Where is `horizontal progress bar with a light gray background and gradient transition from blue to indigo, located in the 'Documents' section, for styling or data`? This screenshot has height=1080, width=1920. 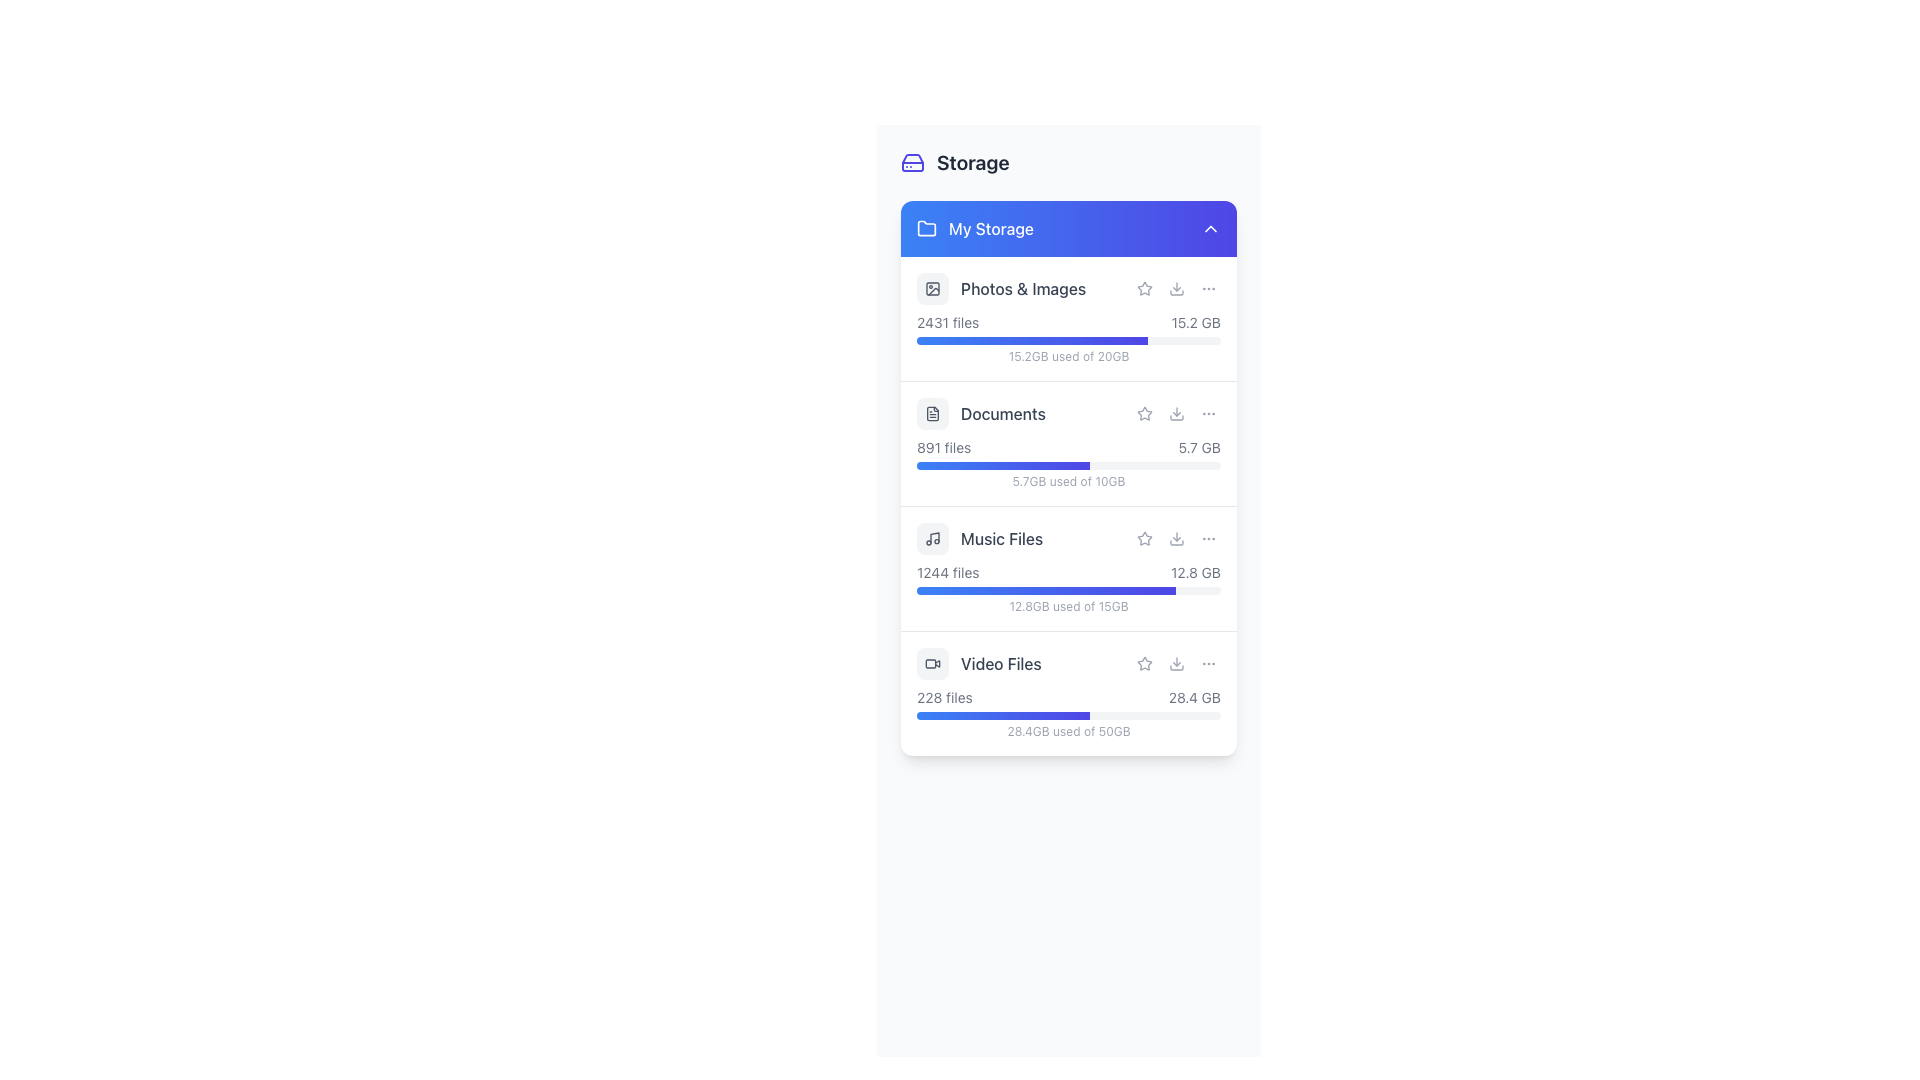 horizontal progress bar with a light gray background and gradient transition from blue to indigo, located in the 'Documents' section, for styling or data is located at coordinates (1068, 466).